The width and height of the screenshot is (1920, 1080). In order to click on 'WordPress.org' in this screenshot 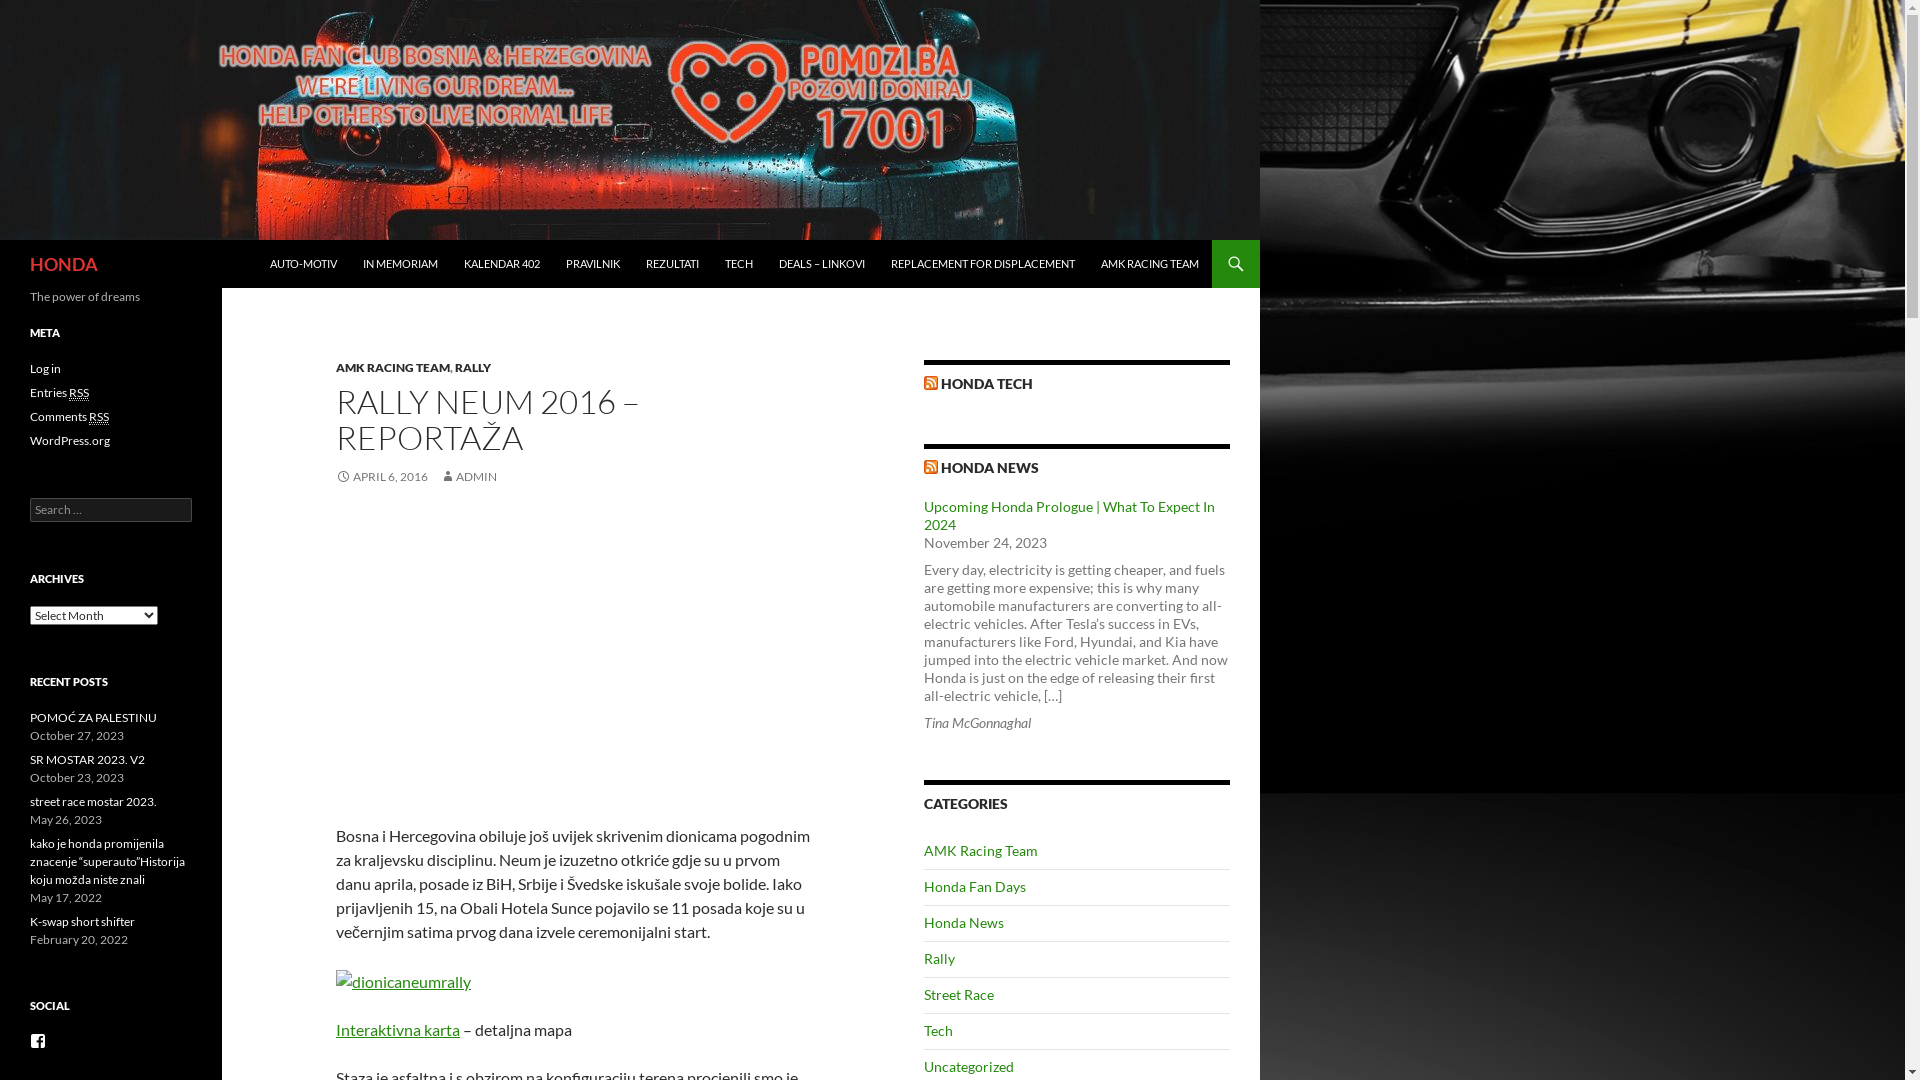, I will do `click(70, 439)`.